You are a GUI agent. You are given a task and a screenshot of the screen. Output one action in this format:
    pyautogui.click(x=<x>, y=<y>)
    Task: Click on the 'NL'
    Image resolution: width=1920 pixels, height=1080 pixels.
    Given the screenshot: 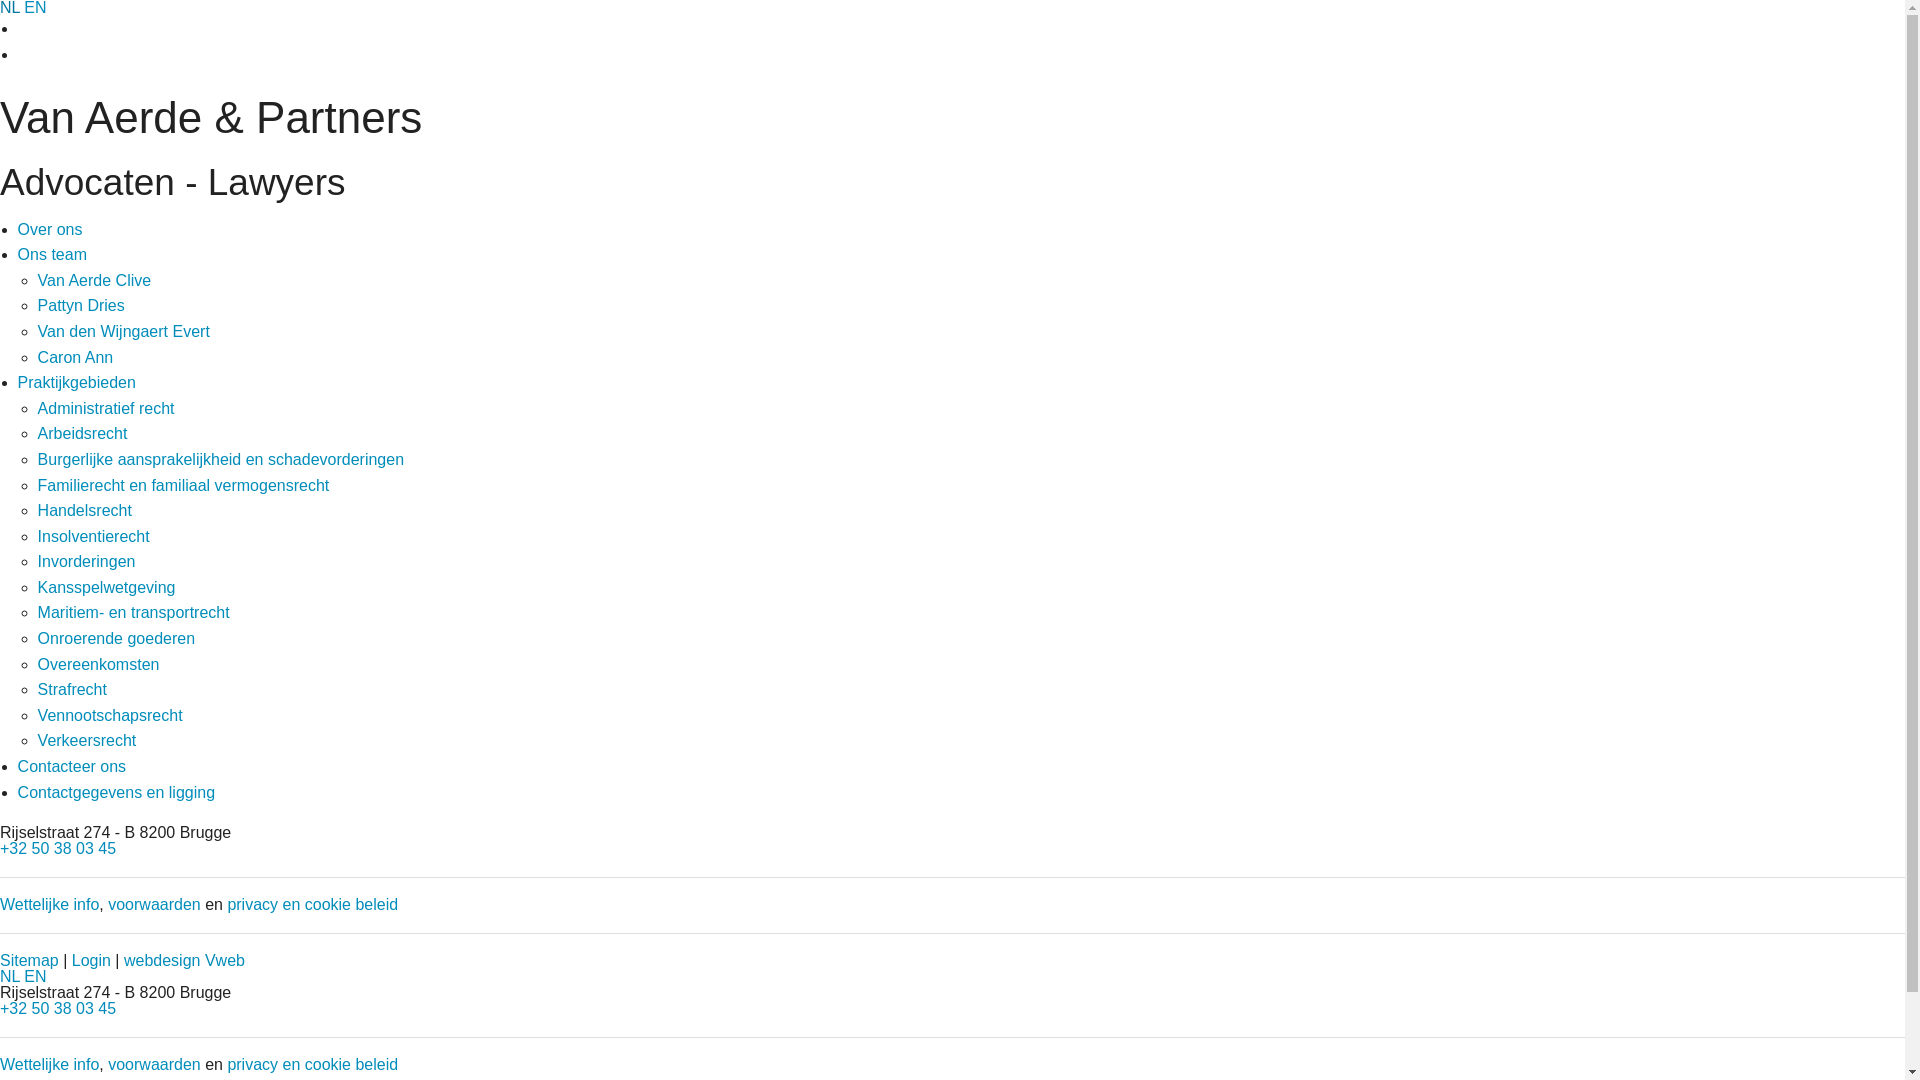 What is the action you would take?
    pyautogui.click(x=0, y=975)
    